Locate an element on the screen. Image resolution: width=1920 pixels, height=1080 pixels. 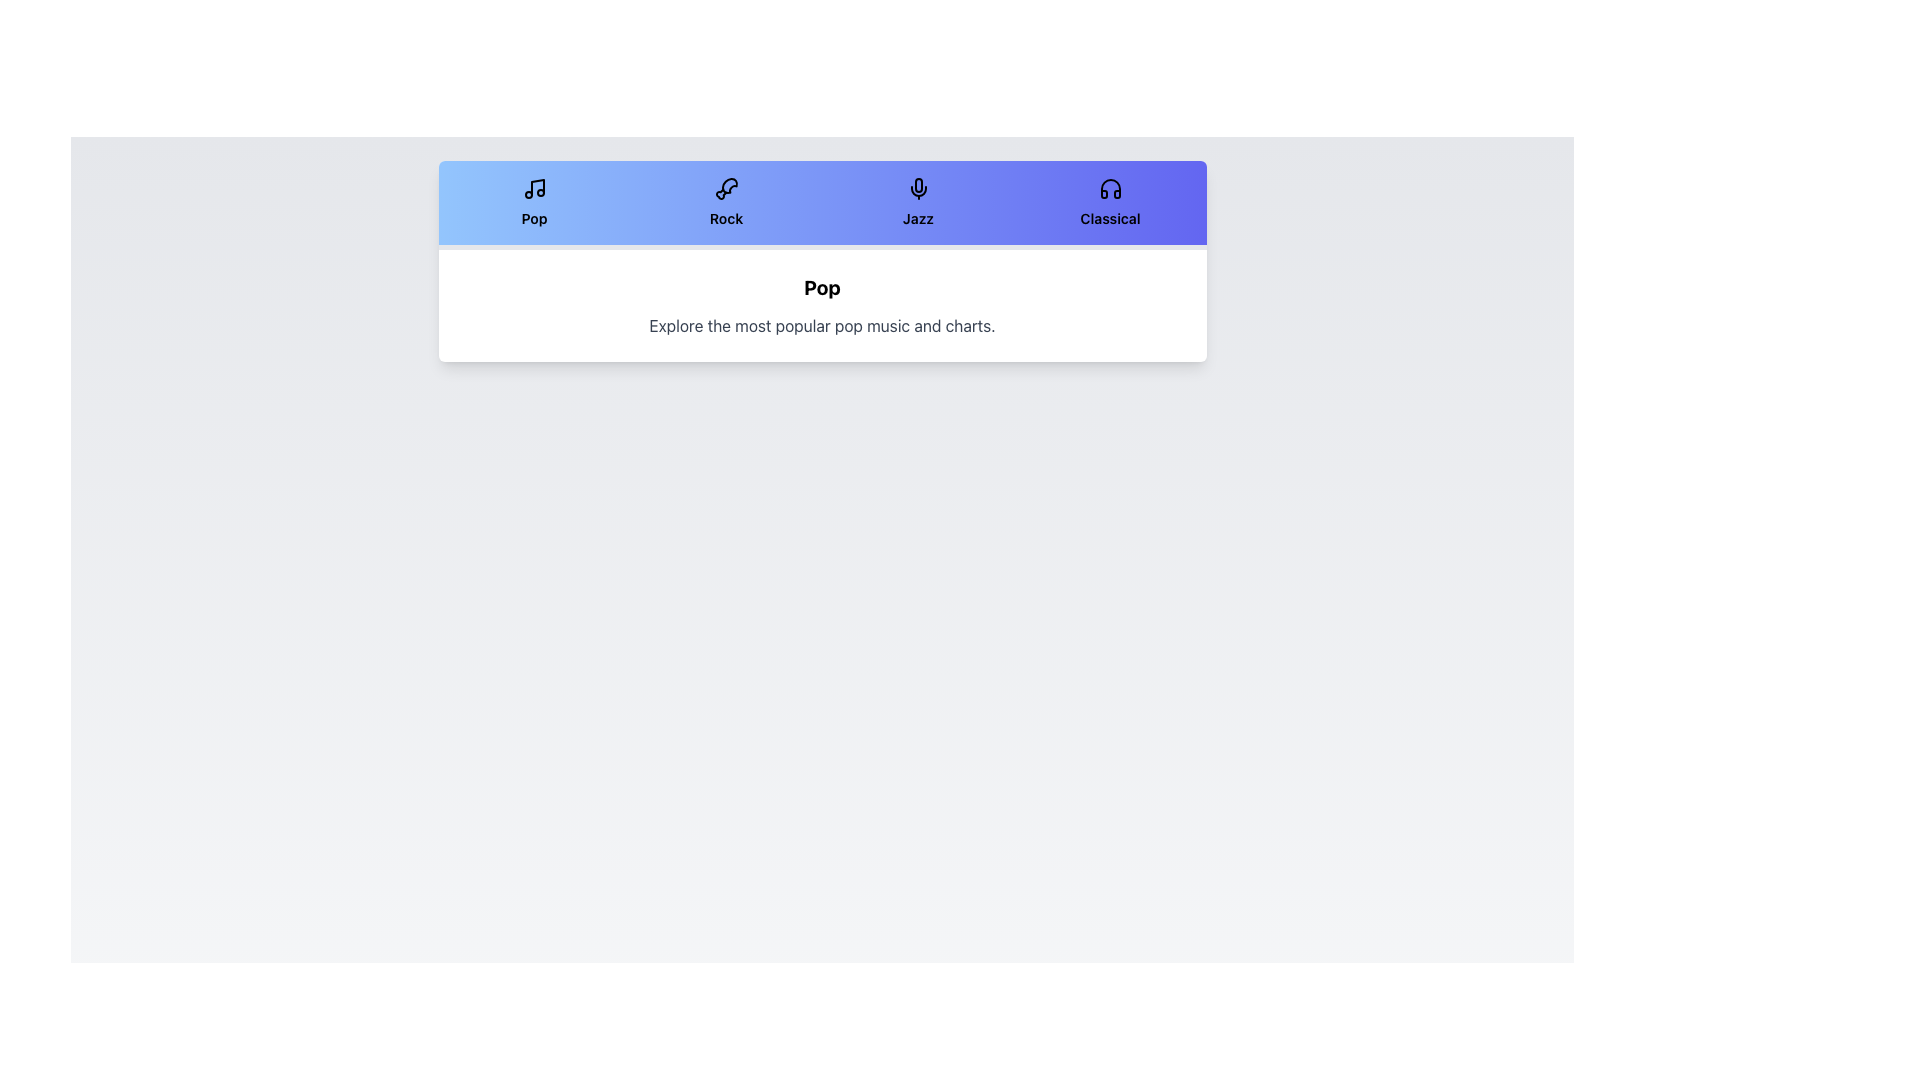
the outlined microphone icon located above the 'Jazz' label in the navigation menu is located at coordinates (917, 189).